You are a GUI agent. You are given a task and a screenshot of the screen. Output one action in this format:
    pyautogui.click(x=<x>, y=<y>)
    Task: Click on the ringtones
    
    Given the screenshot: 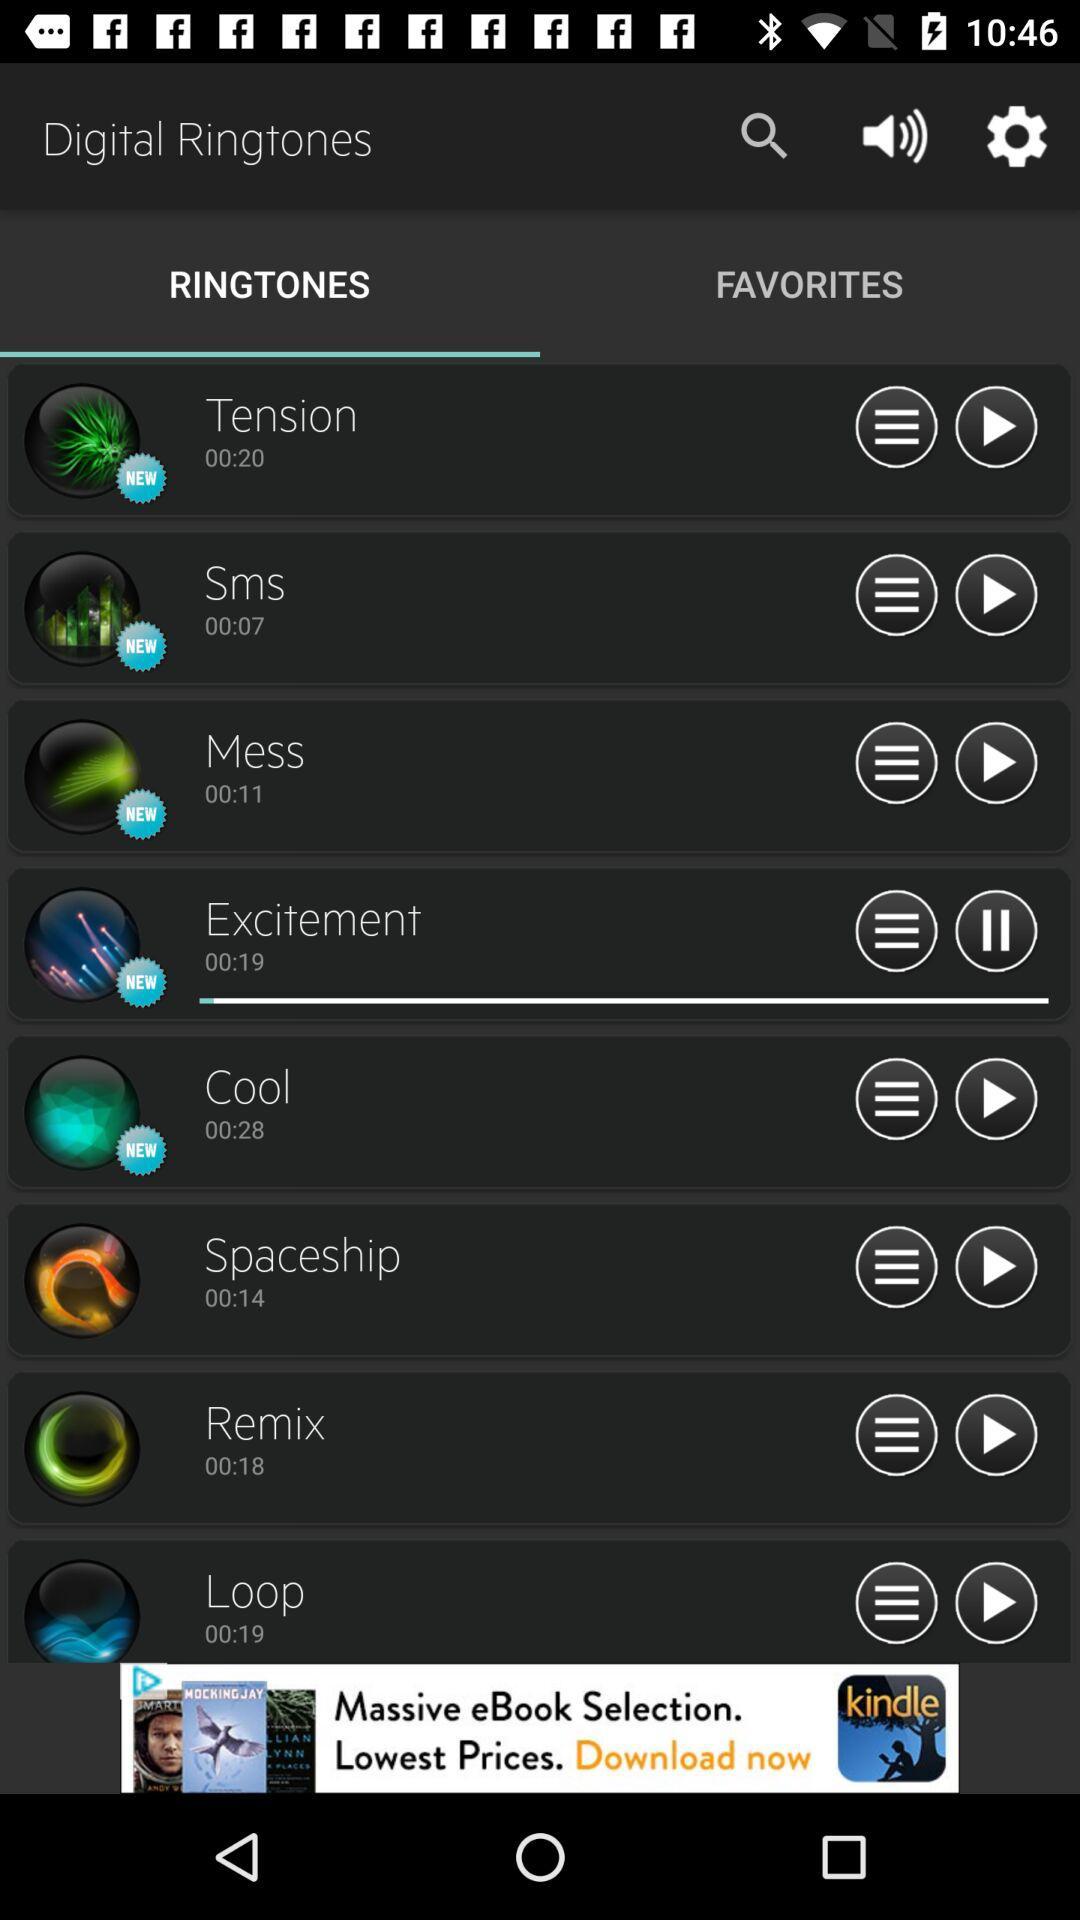 What is the action you would take?
    pyautogui.click(x=80, y=608)
    